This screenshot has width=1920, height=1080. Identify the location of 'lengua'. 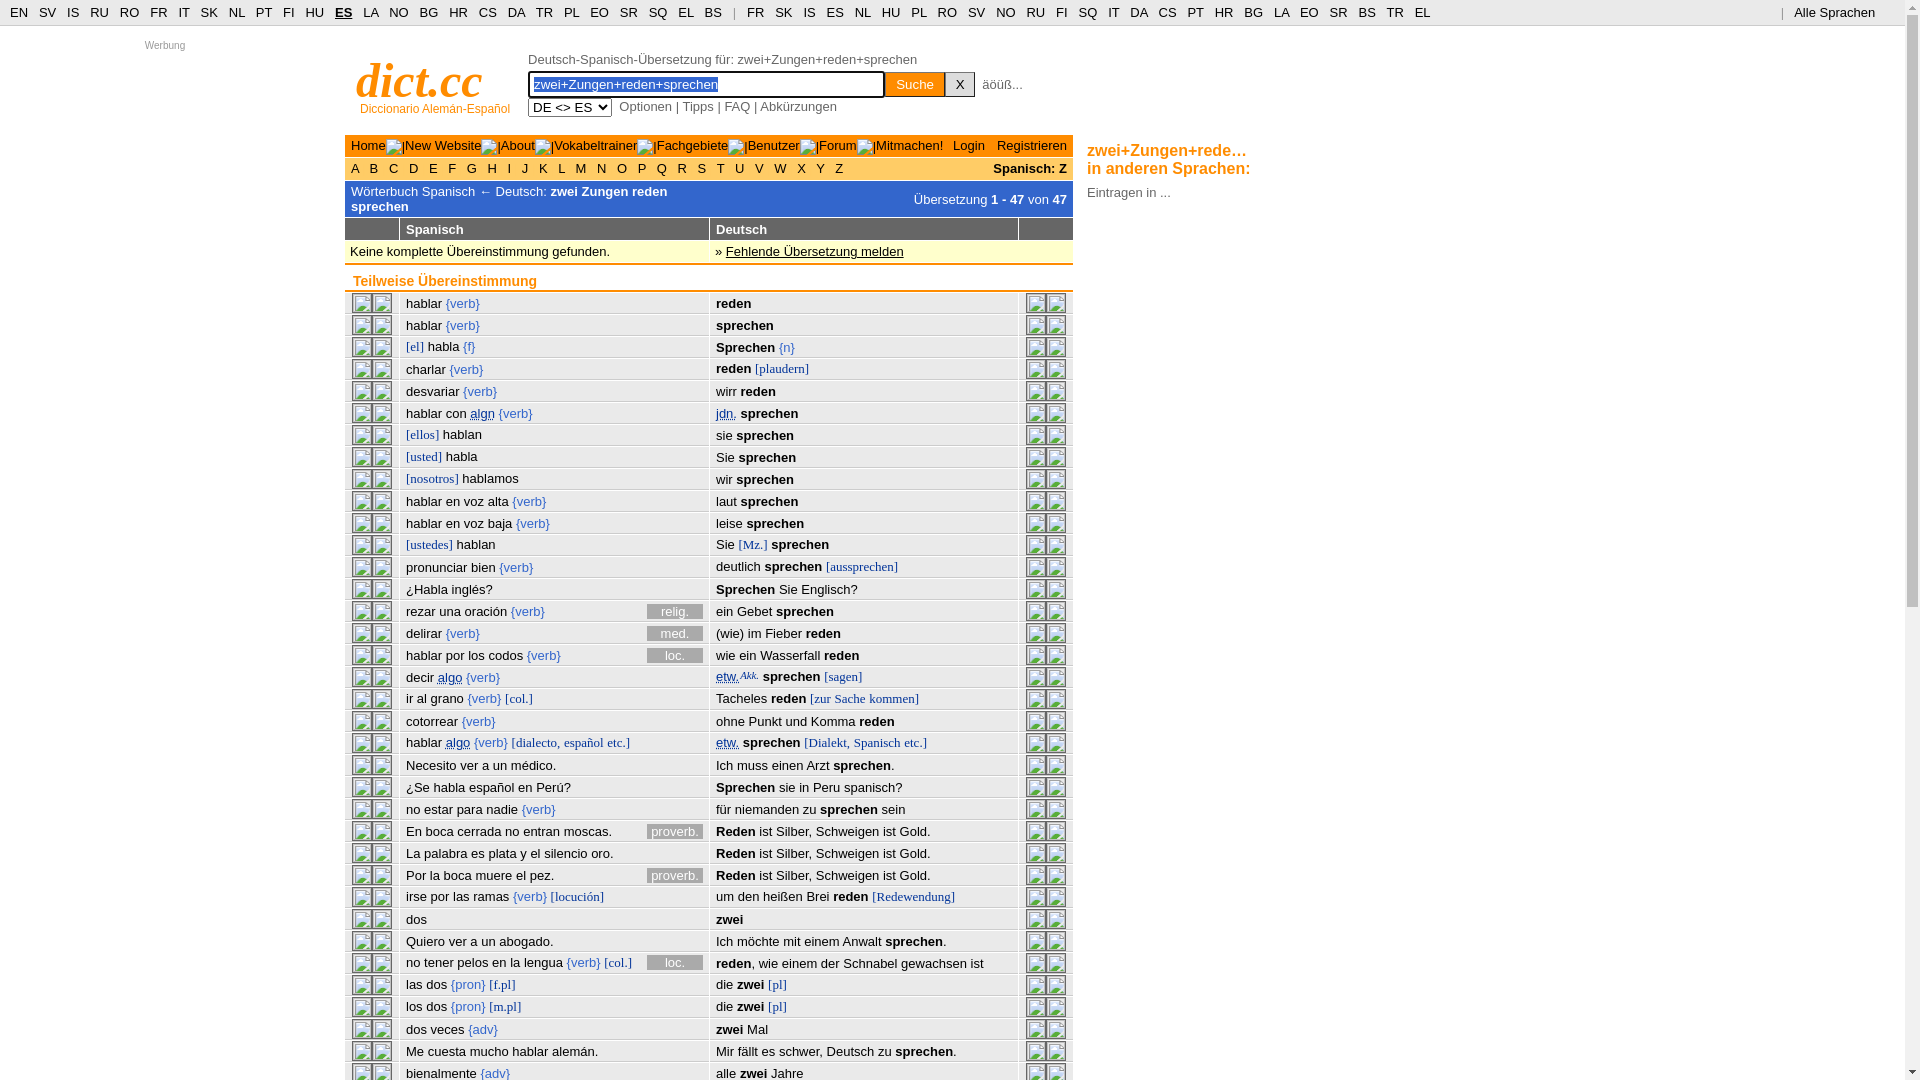
(543, 961).